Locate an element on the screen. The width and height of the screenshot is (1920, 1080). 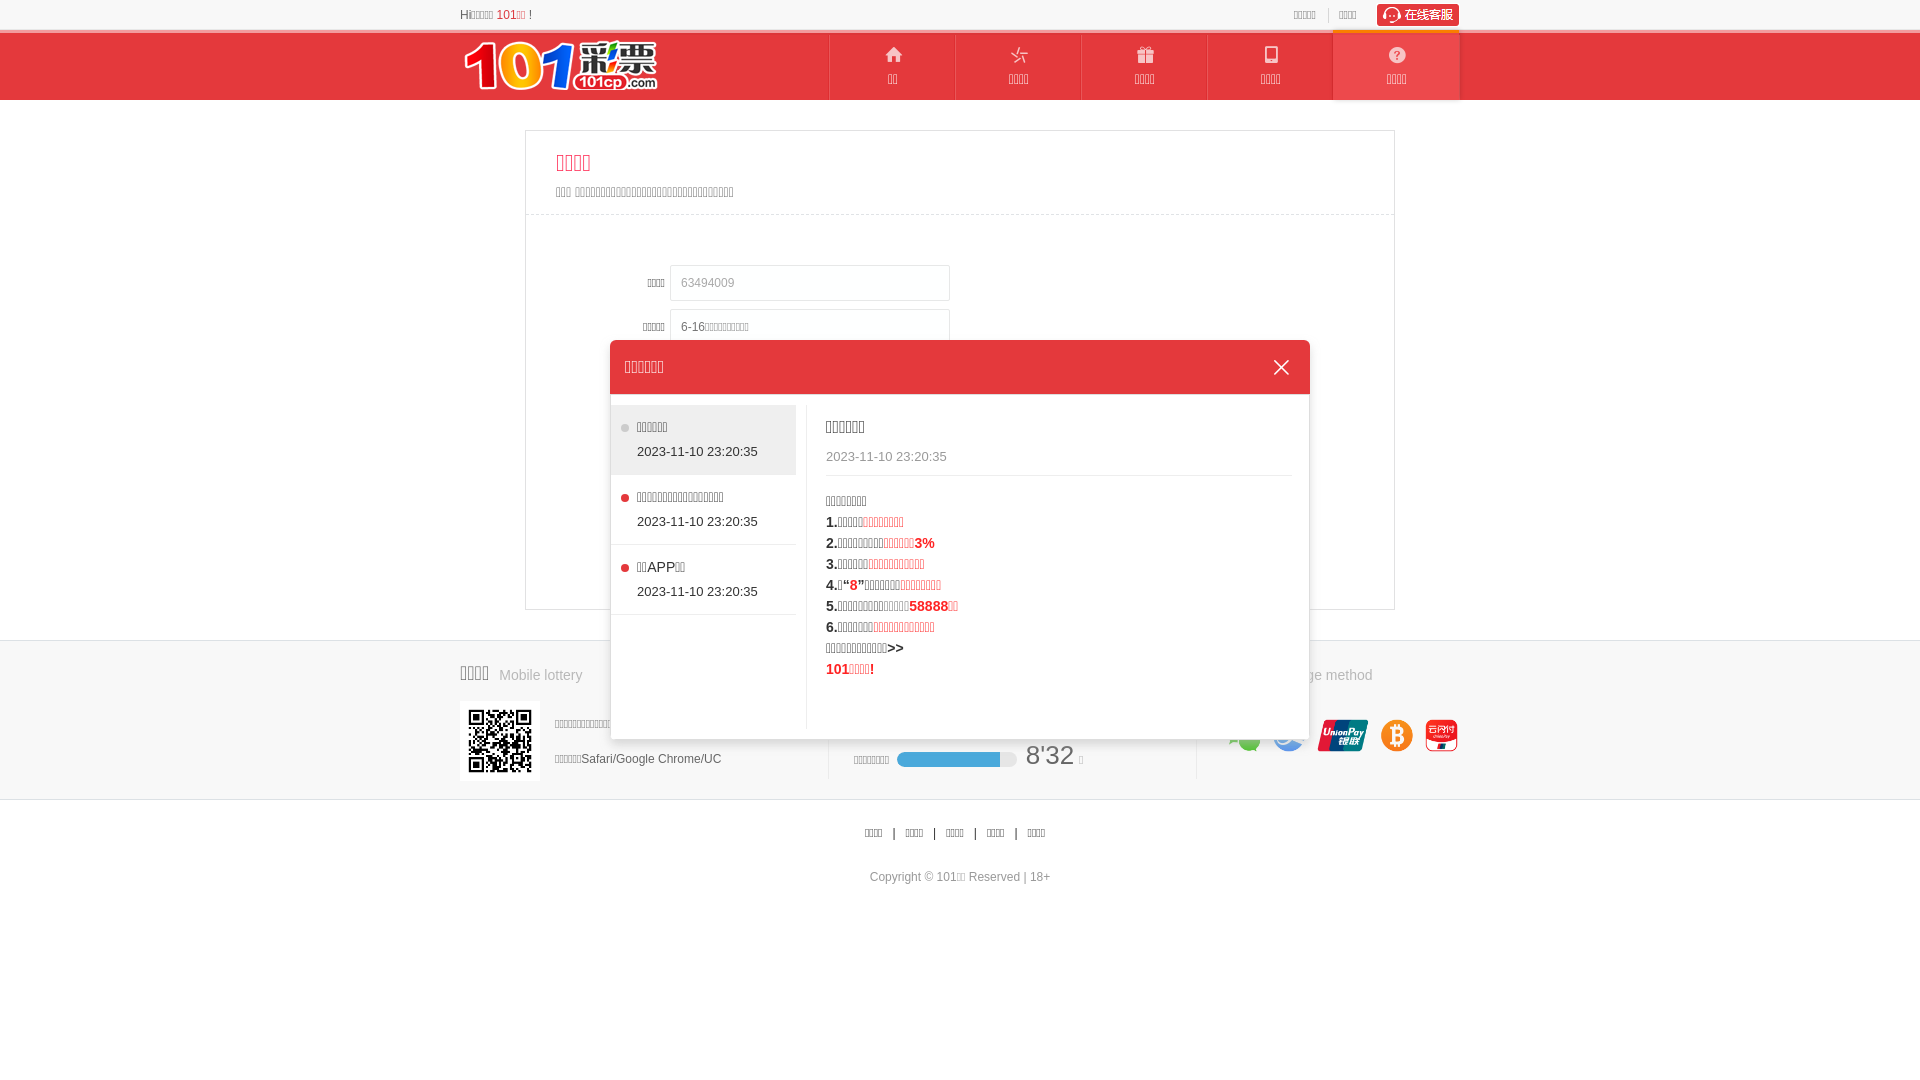
'|' is located at coordinates (1015, 833).